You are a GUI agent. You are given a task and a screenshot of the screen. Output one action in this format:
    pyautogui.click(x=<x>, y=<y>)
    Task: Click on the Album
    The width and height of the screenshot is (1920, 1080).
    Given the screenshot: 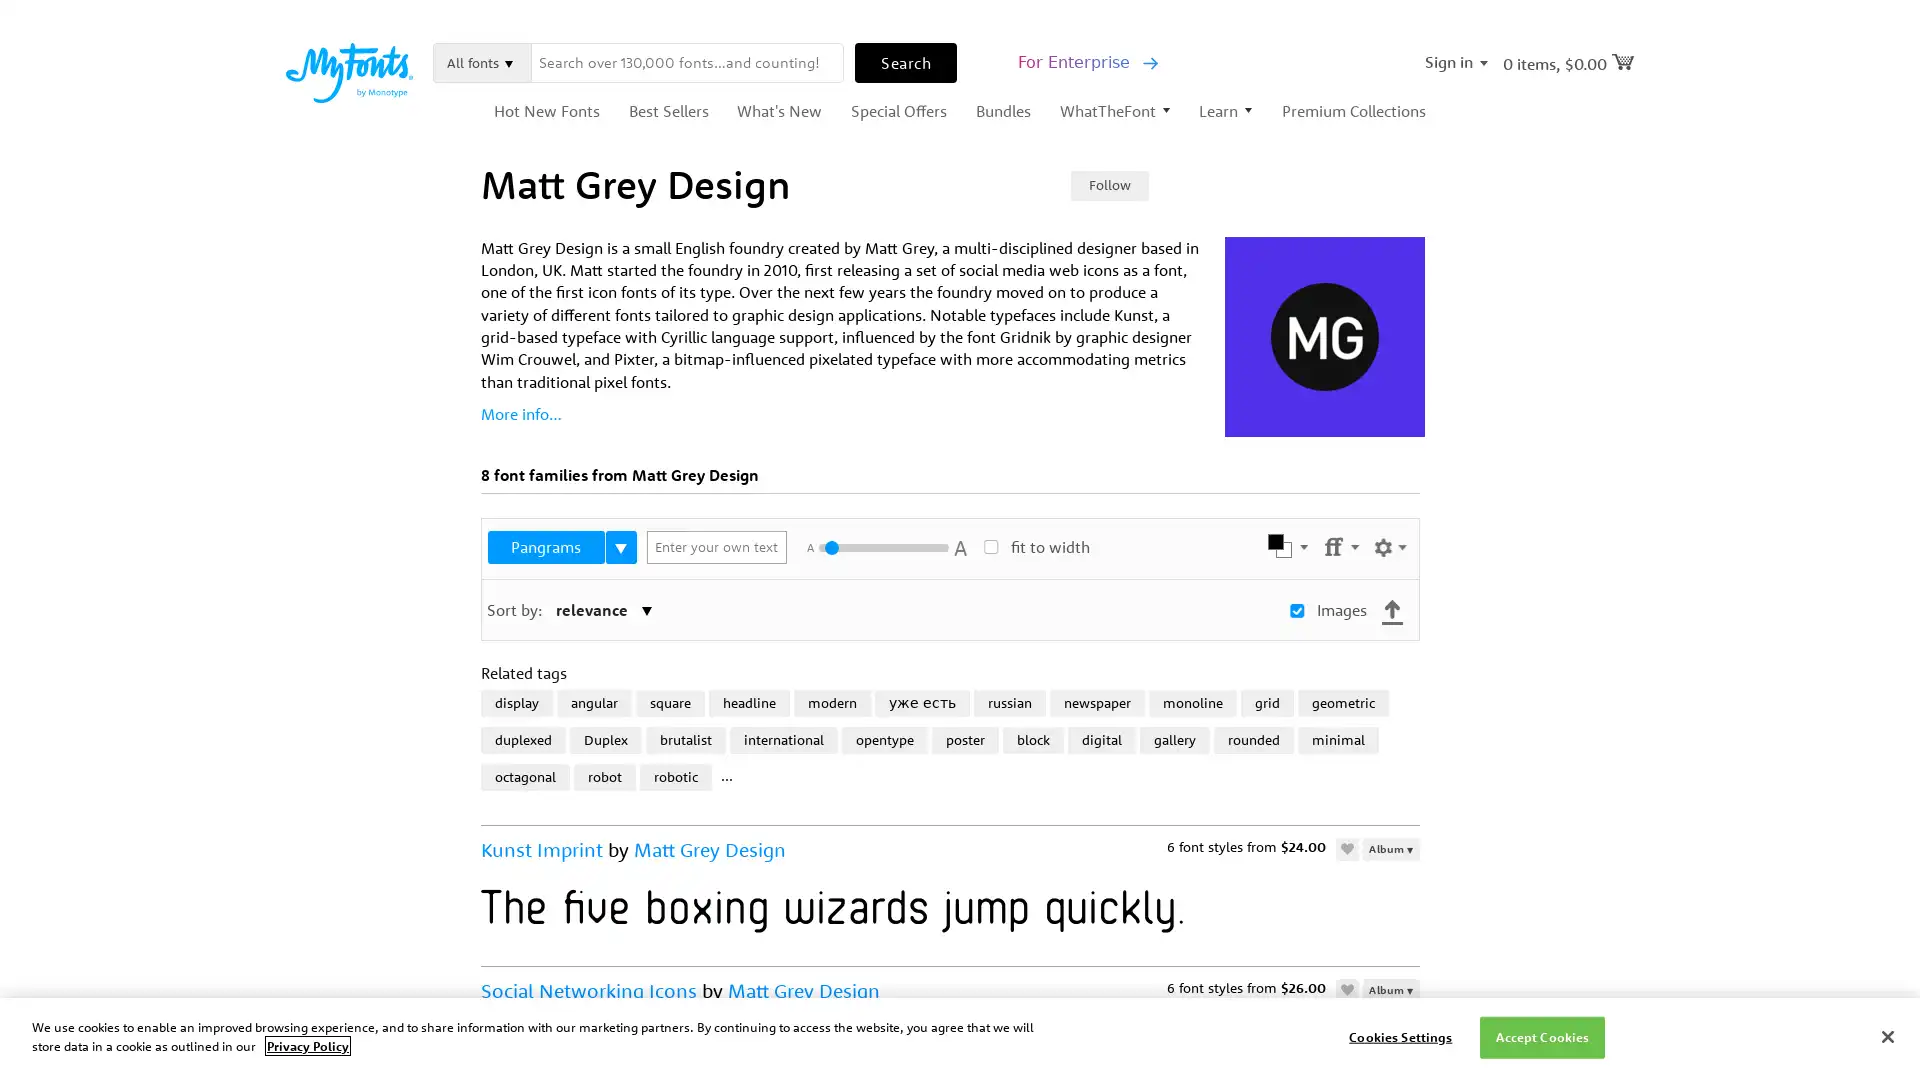 What is the action you would take?
    pyautogui.click(x=1390, y=848)
    